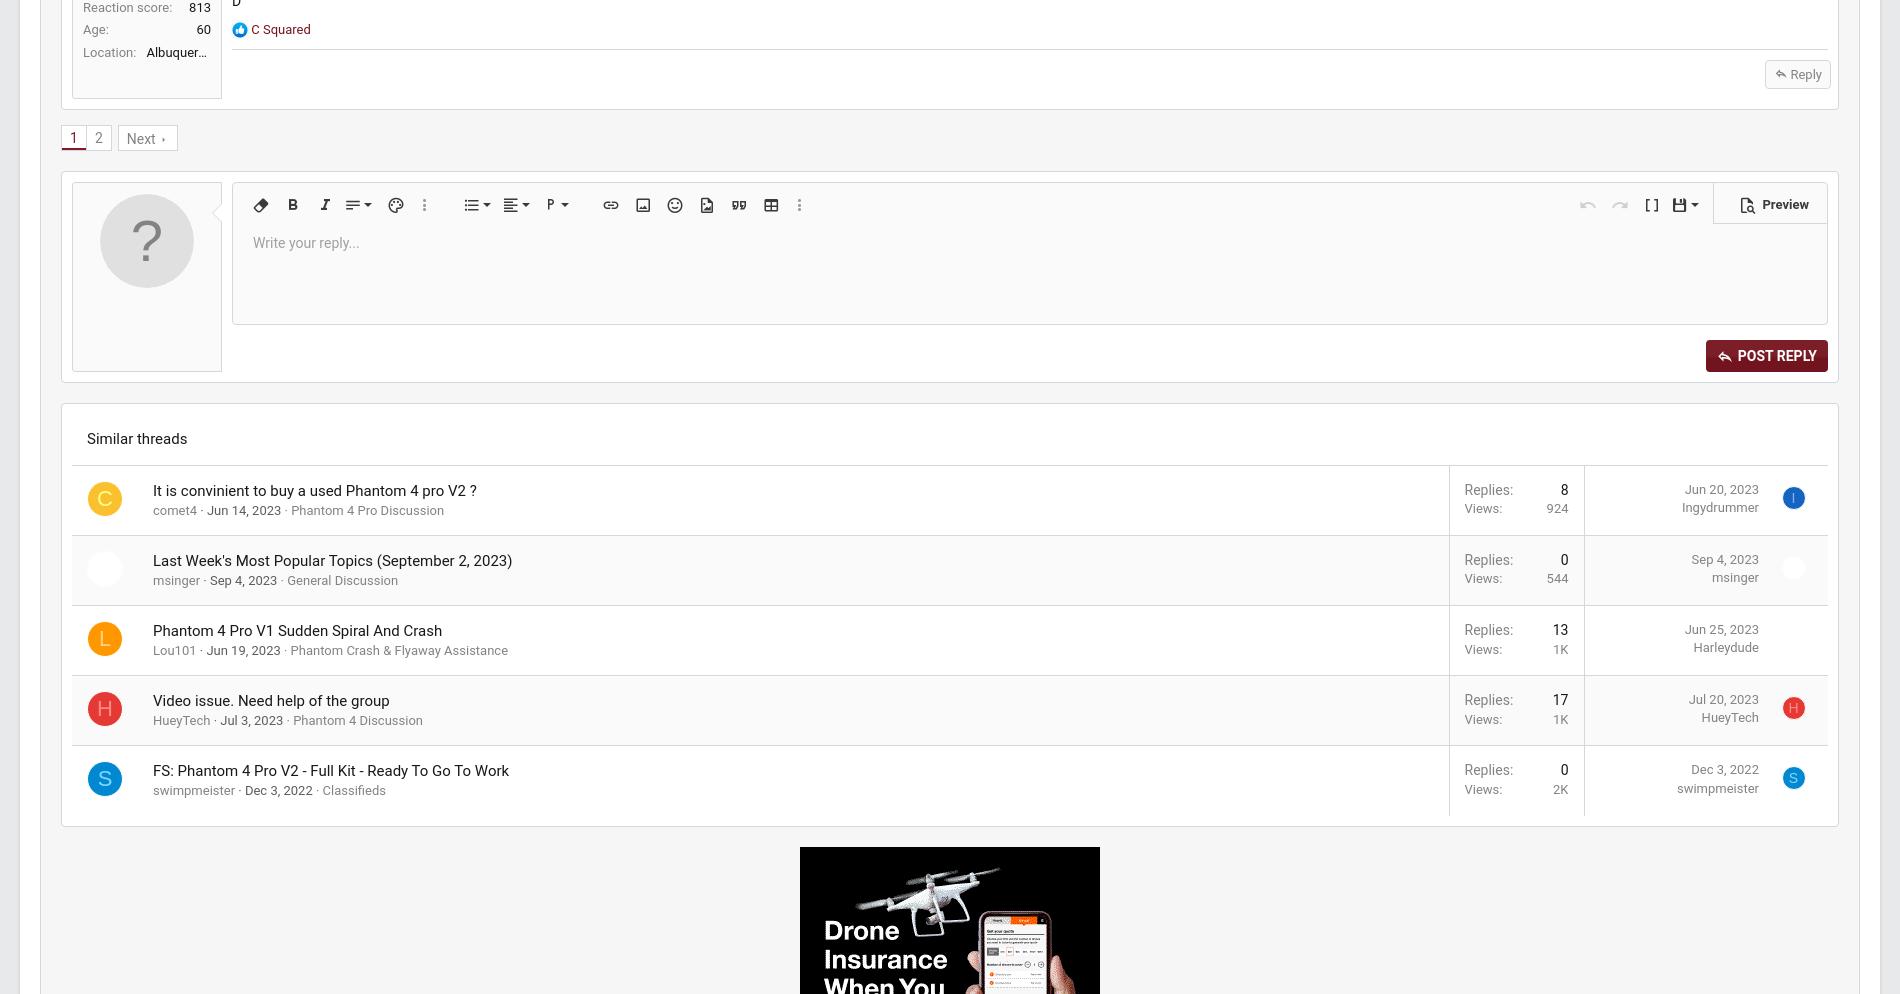 This screenshot has height=994, width=1900. Describe the element at coordinates (1203, 768) in the screenshot. I see `'13'` at that location.